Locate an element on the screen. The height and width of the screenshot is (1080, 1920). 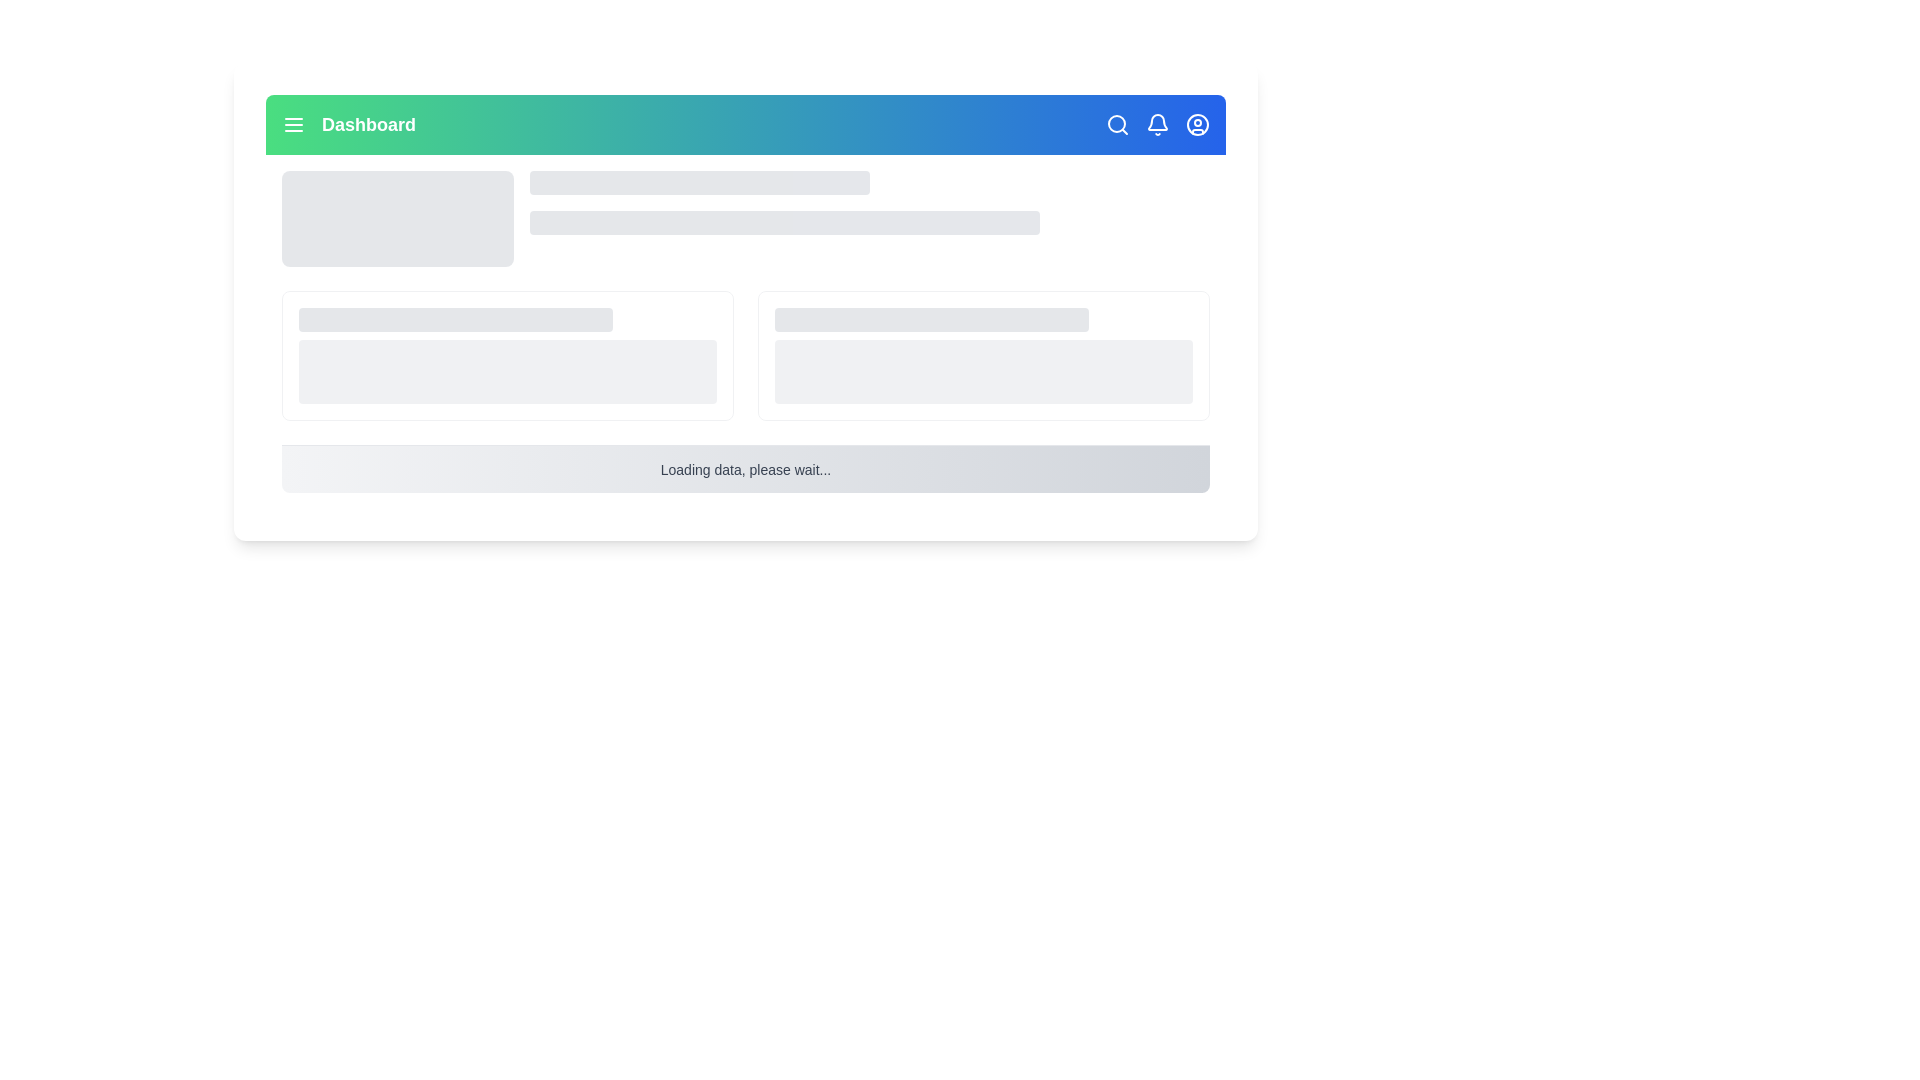
the Placeholder bar located in the upper part of the interface, aligned horizontally with the navigation bar and above a similar but longer bar is located at coordinates (700, 182).